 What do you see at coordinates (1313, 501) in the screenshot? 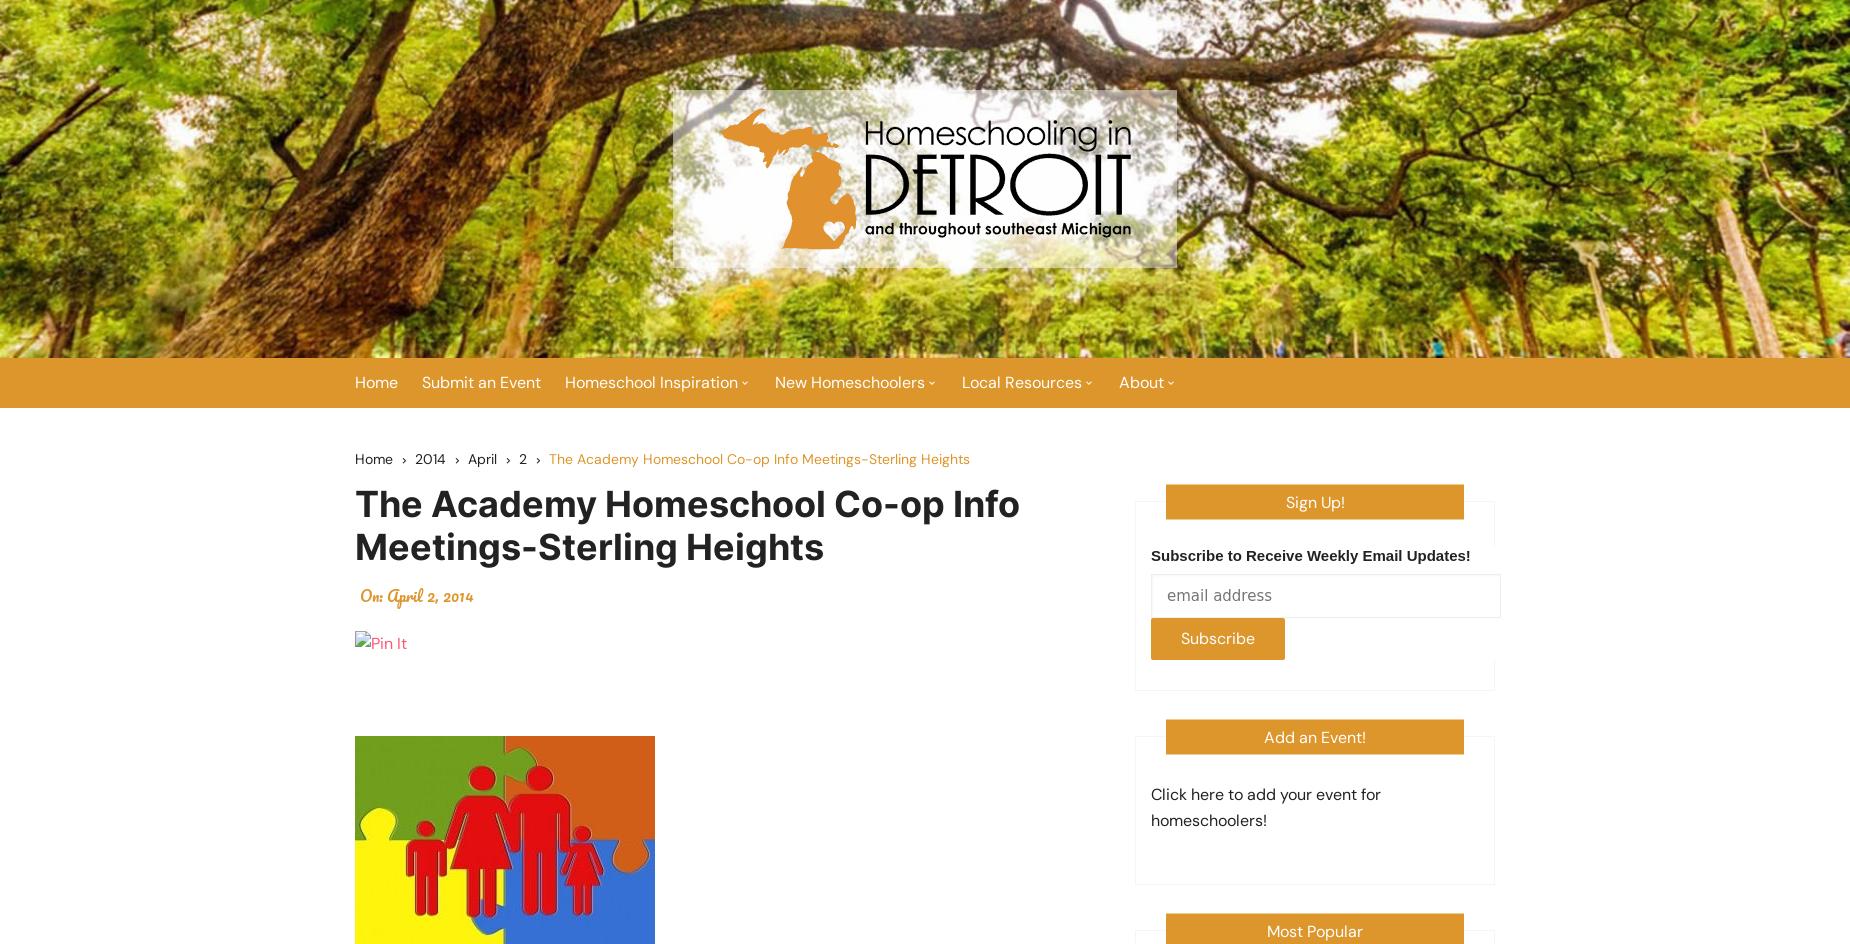
I see `'Sign Up!'` at bounding box center [1313, 501].